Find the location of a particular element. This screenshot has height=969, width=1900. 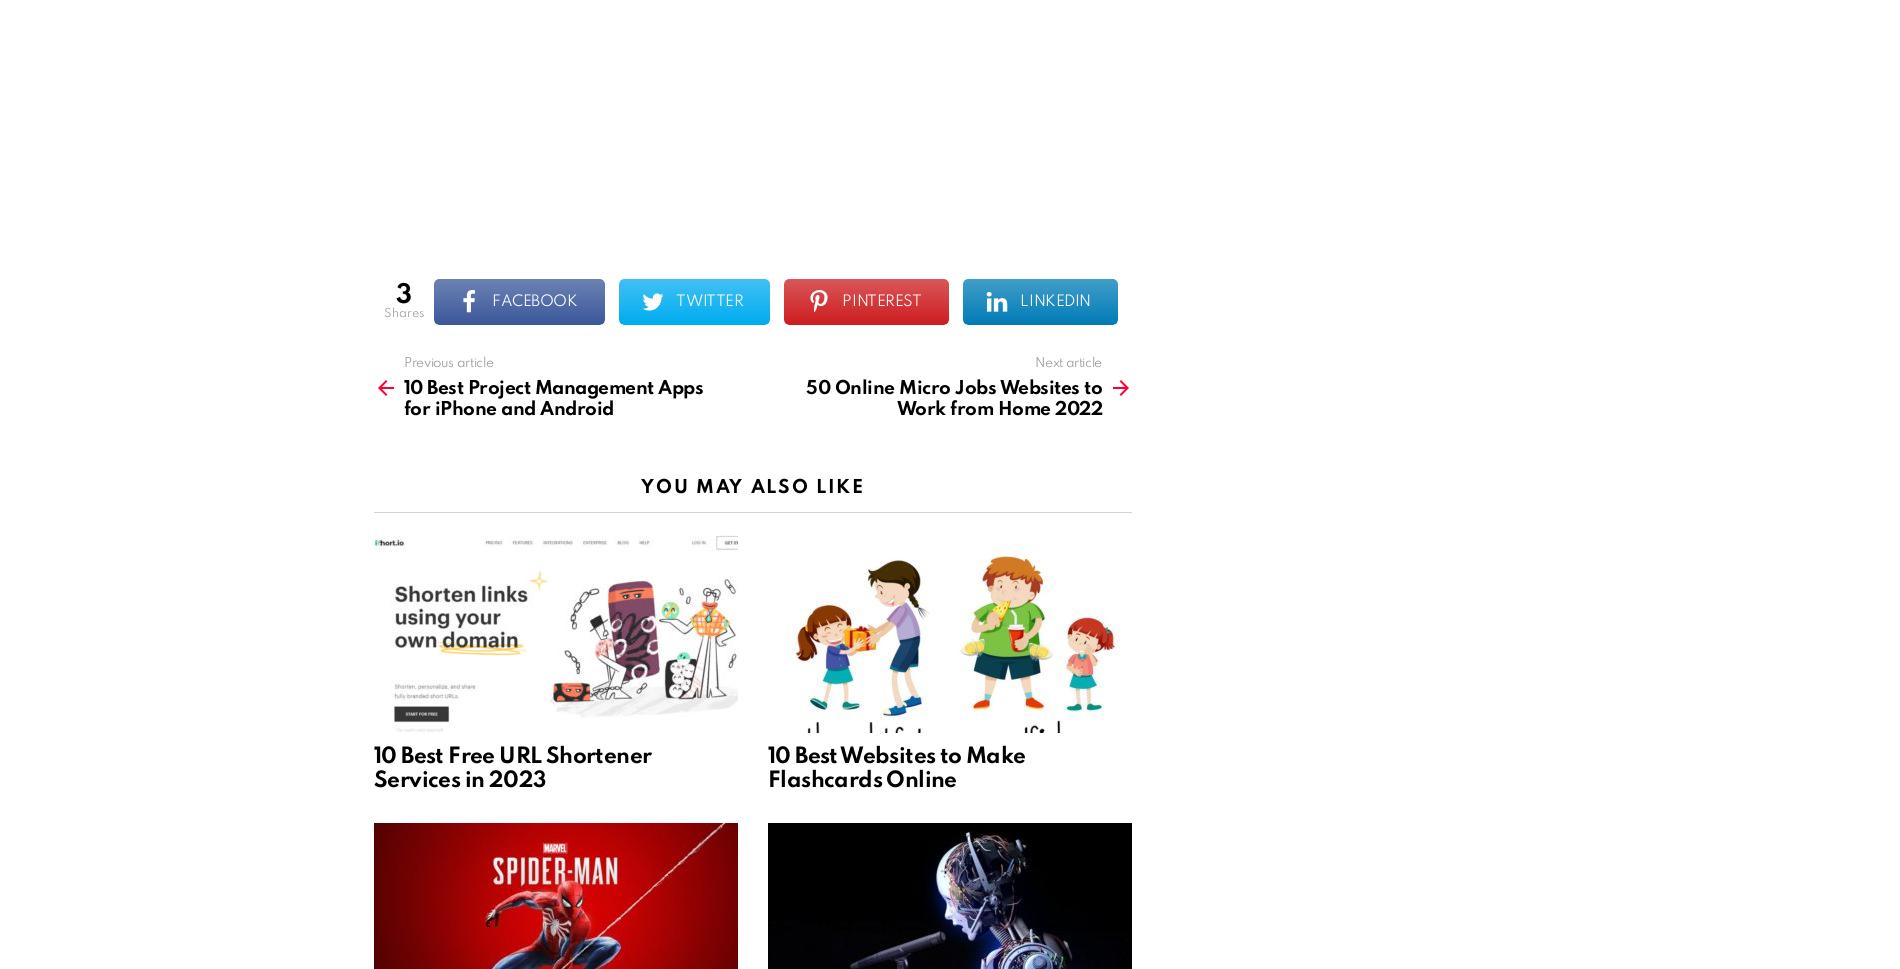

'10 Best Project Management Apps for iPhone and Android' is located at coordinates (553, 398).